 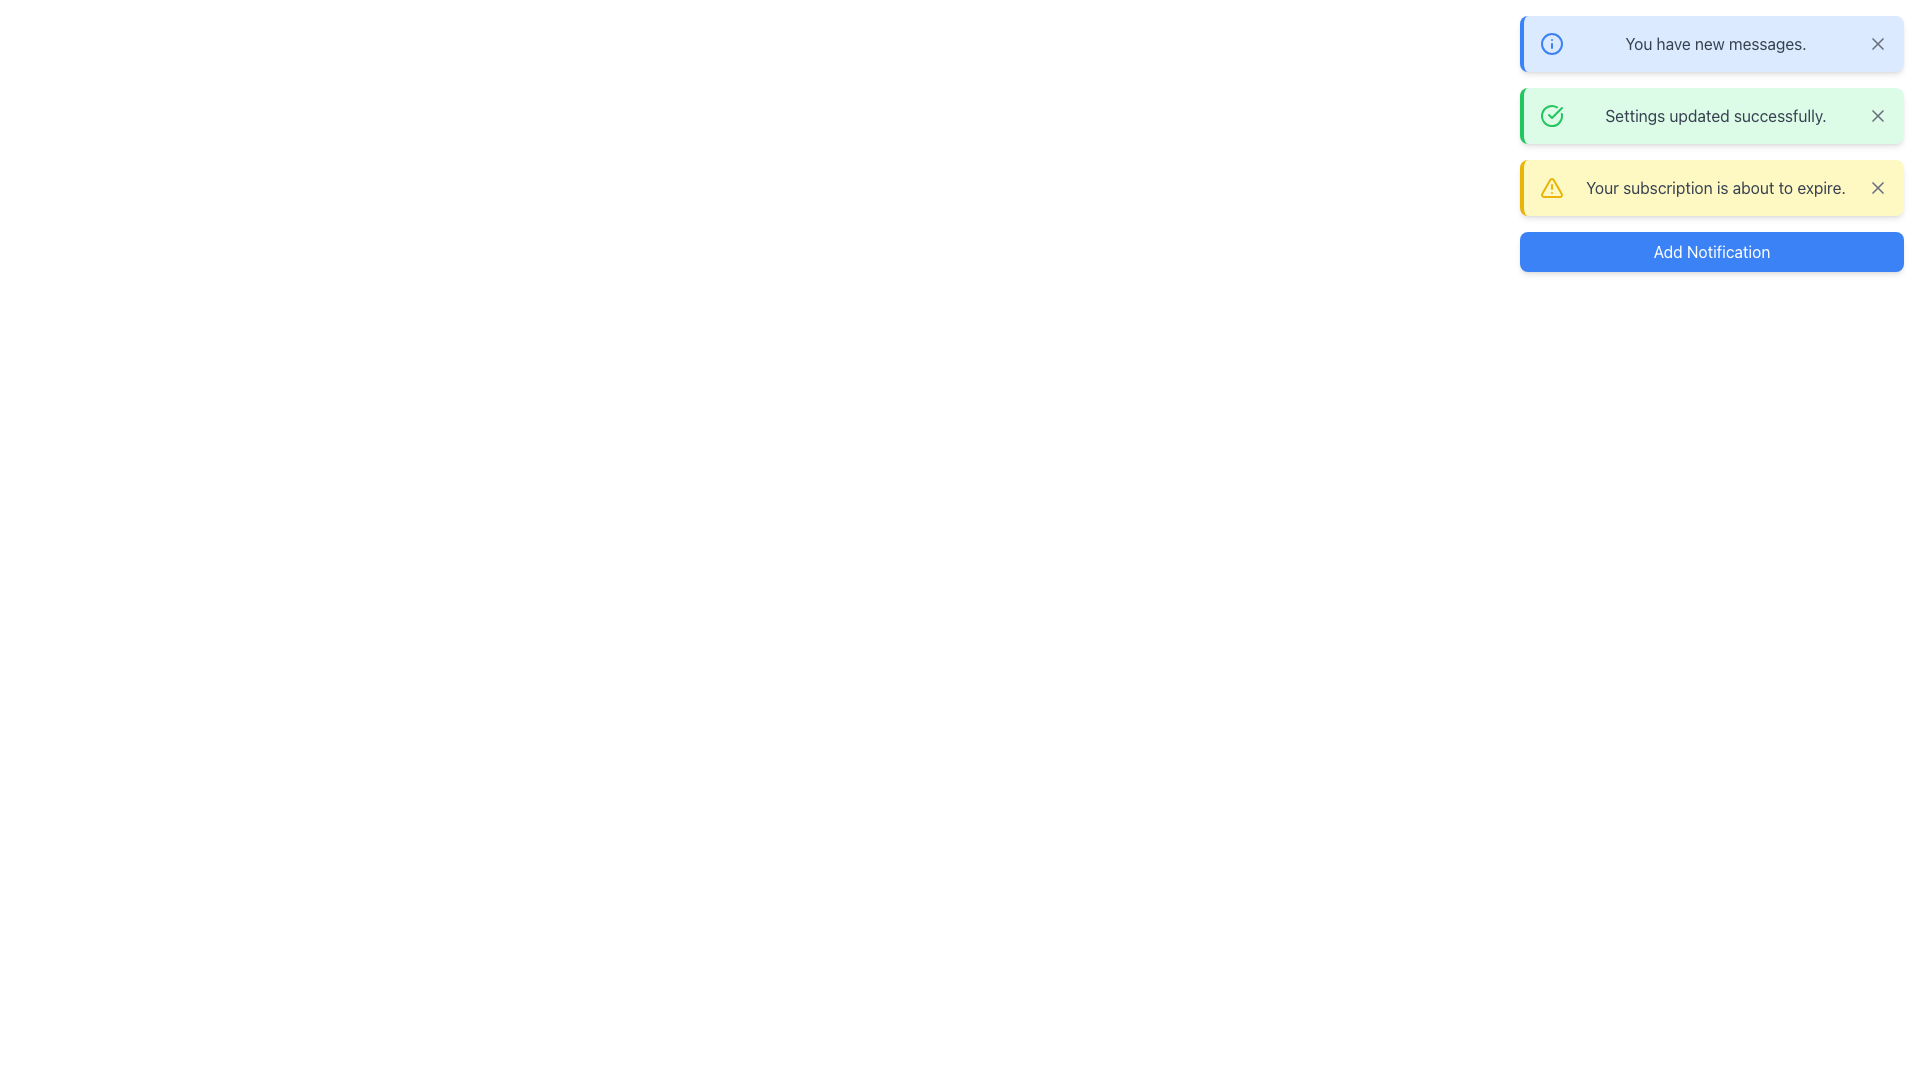 What do you see at coordinates (1550, 43) in the screenshot?
I see `the circular blue-bordered icon with a vertical blue line and a small dot, located on the left side of the notification box that indicates 'You have new messages.'` at bounding box center [1550, 43].